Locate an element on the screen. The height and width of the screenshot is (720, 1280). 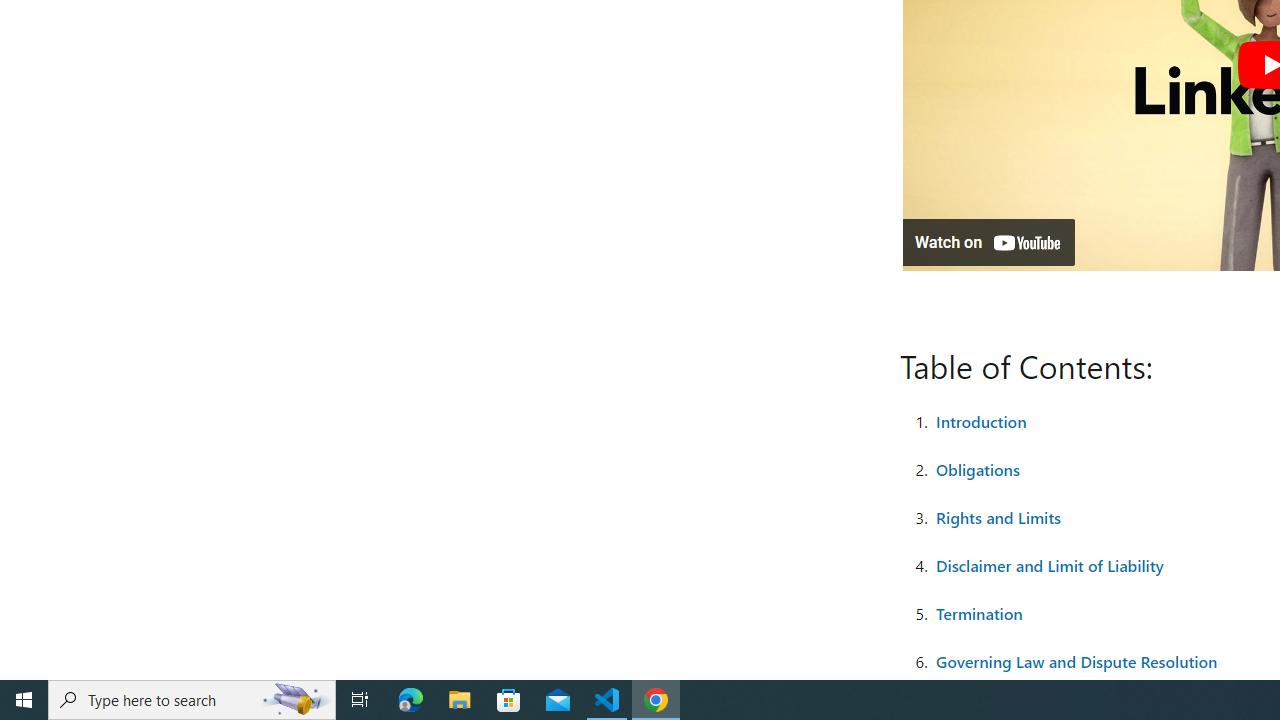
'Disclaimer and Limit of Liability' is located at coordinates (1048, 564).